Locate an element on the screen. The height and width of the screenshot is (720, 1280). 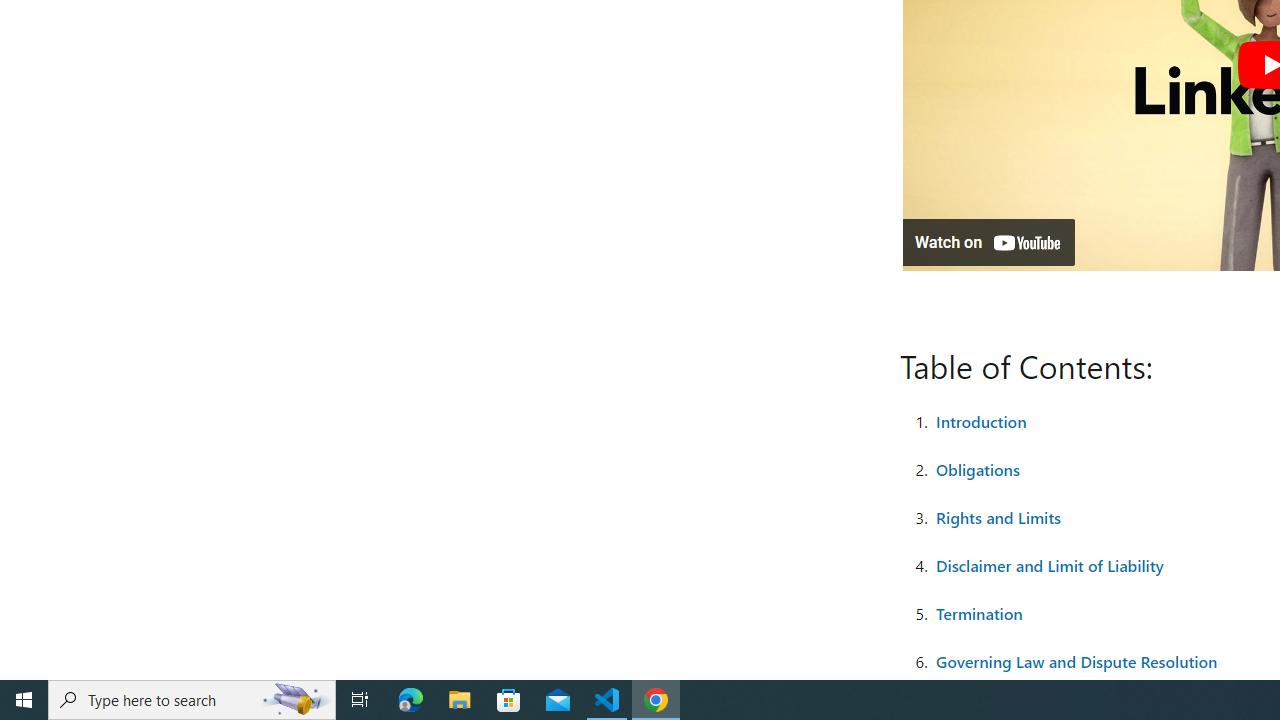
'Disclaimer and Limit of Liability' is located at coordinates (1048, 564).